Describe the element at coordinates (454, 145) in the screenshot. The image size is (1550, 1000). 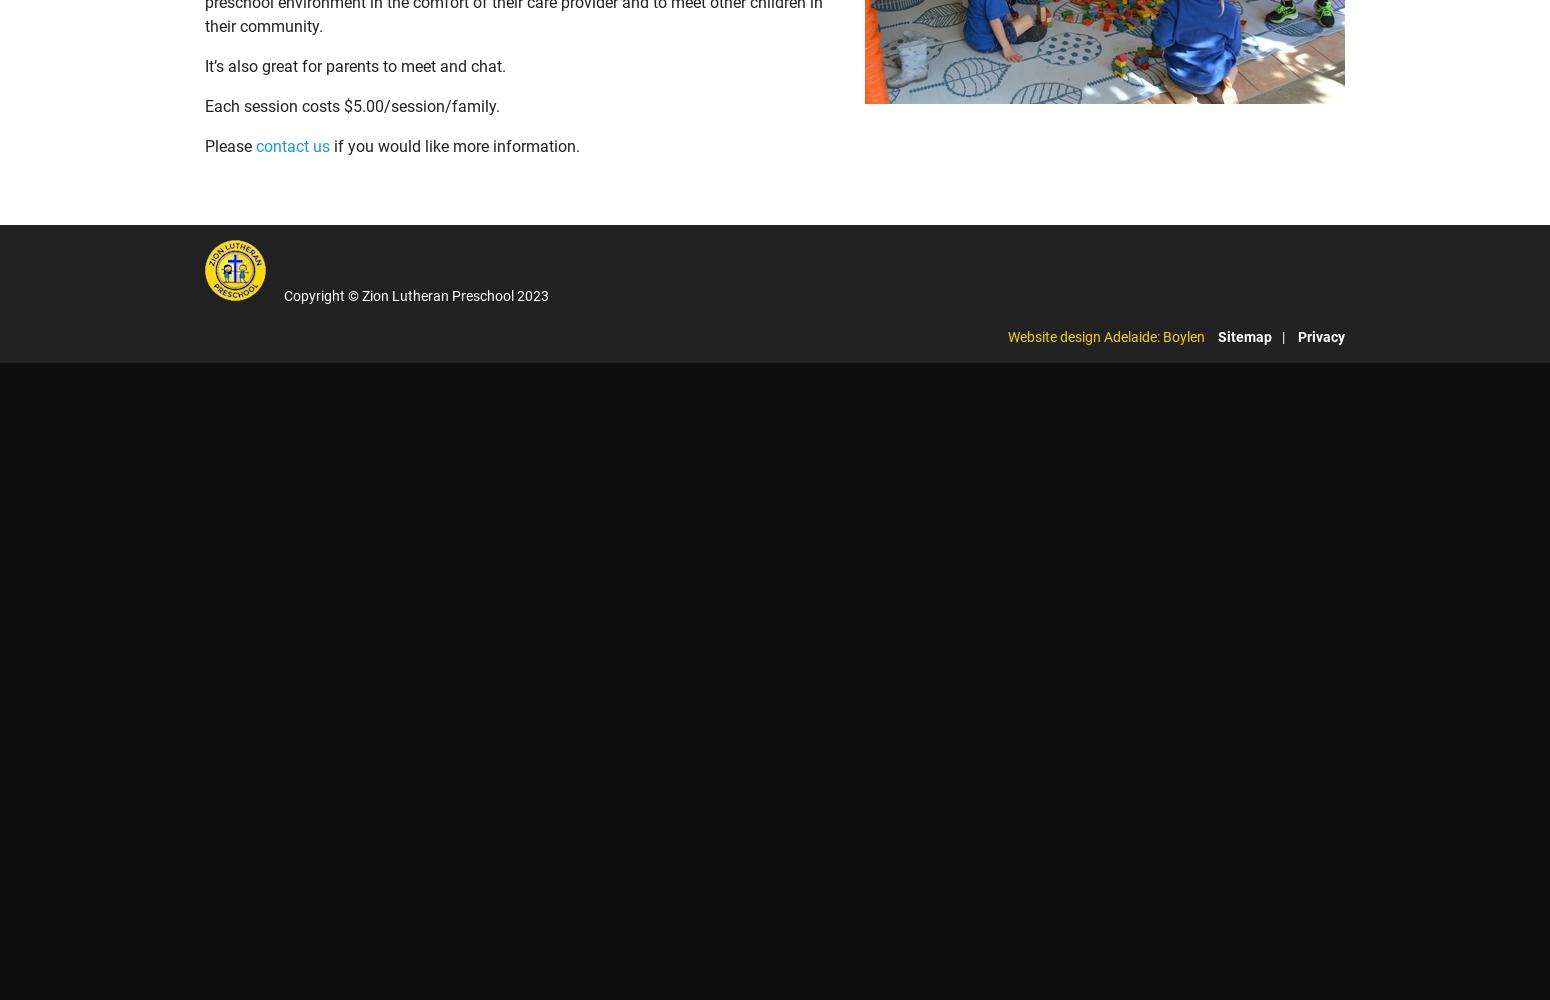
I see `'if you would like more information.'` at that location.